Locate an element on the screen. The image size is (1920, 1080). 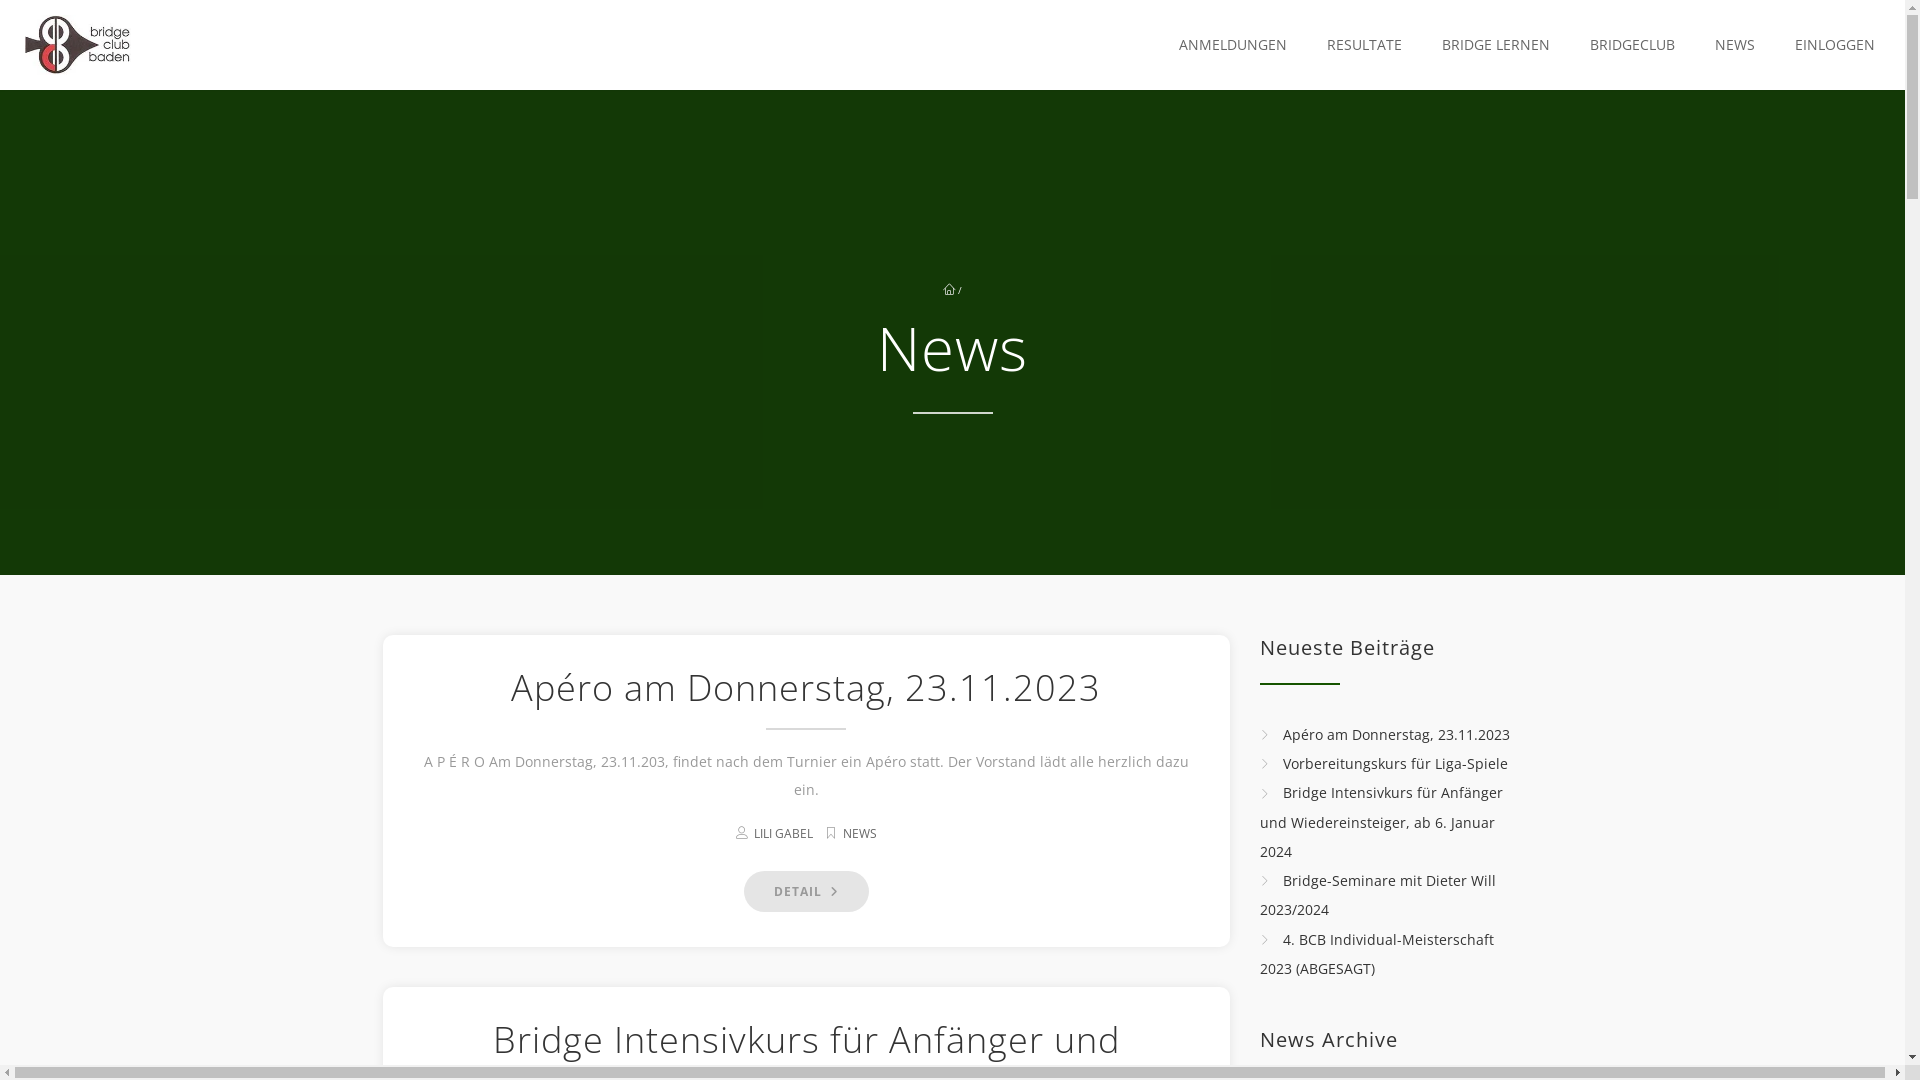
'BRIDGECLUB' is located at coordinates (1563, 45).